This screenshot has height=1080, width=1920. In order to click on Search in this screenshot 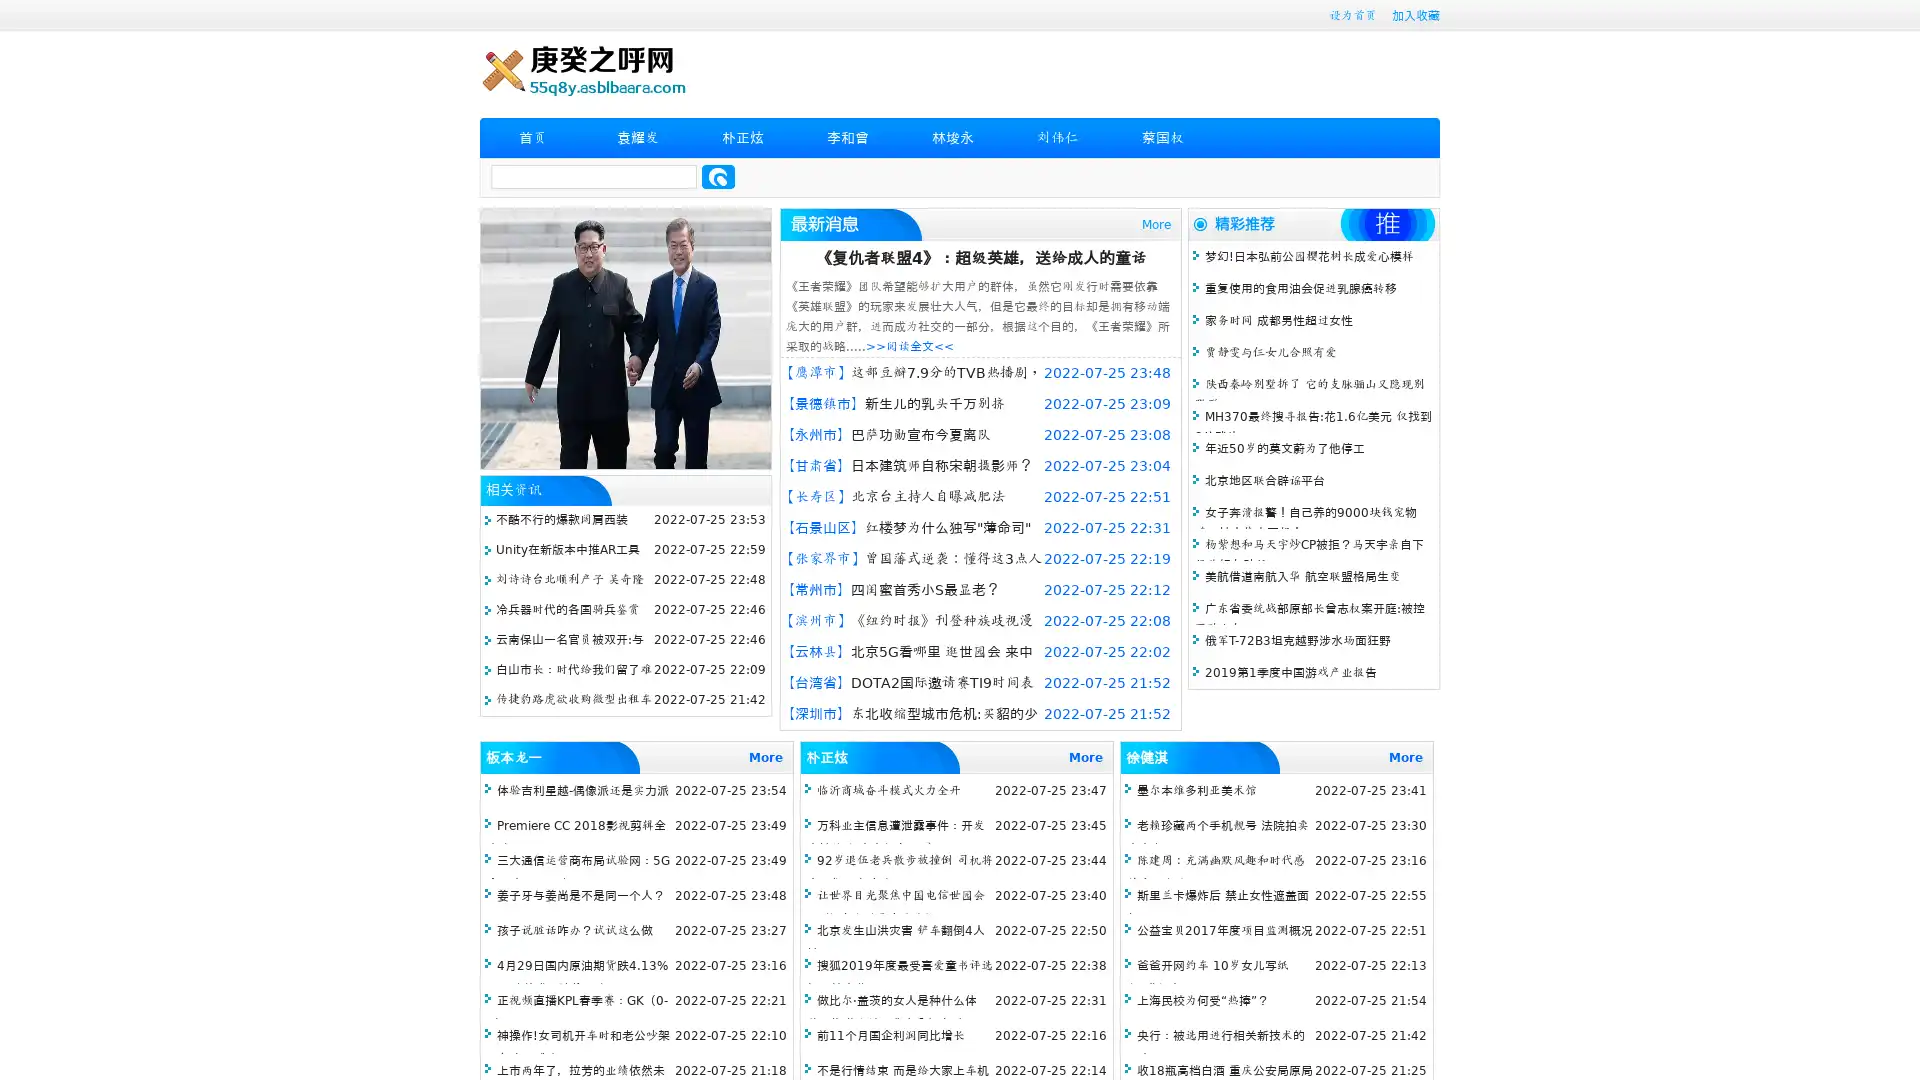, I will do `click(718, 176)`.